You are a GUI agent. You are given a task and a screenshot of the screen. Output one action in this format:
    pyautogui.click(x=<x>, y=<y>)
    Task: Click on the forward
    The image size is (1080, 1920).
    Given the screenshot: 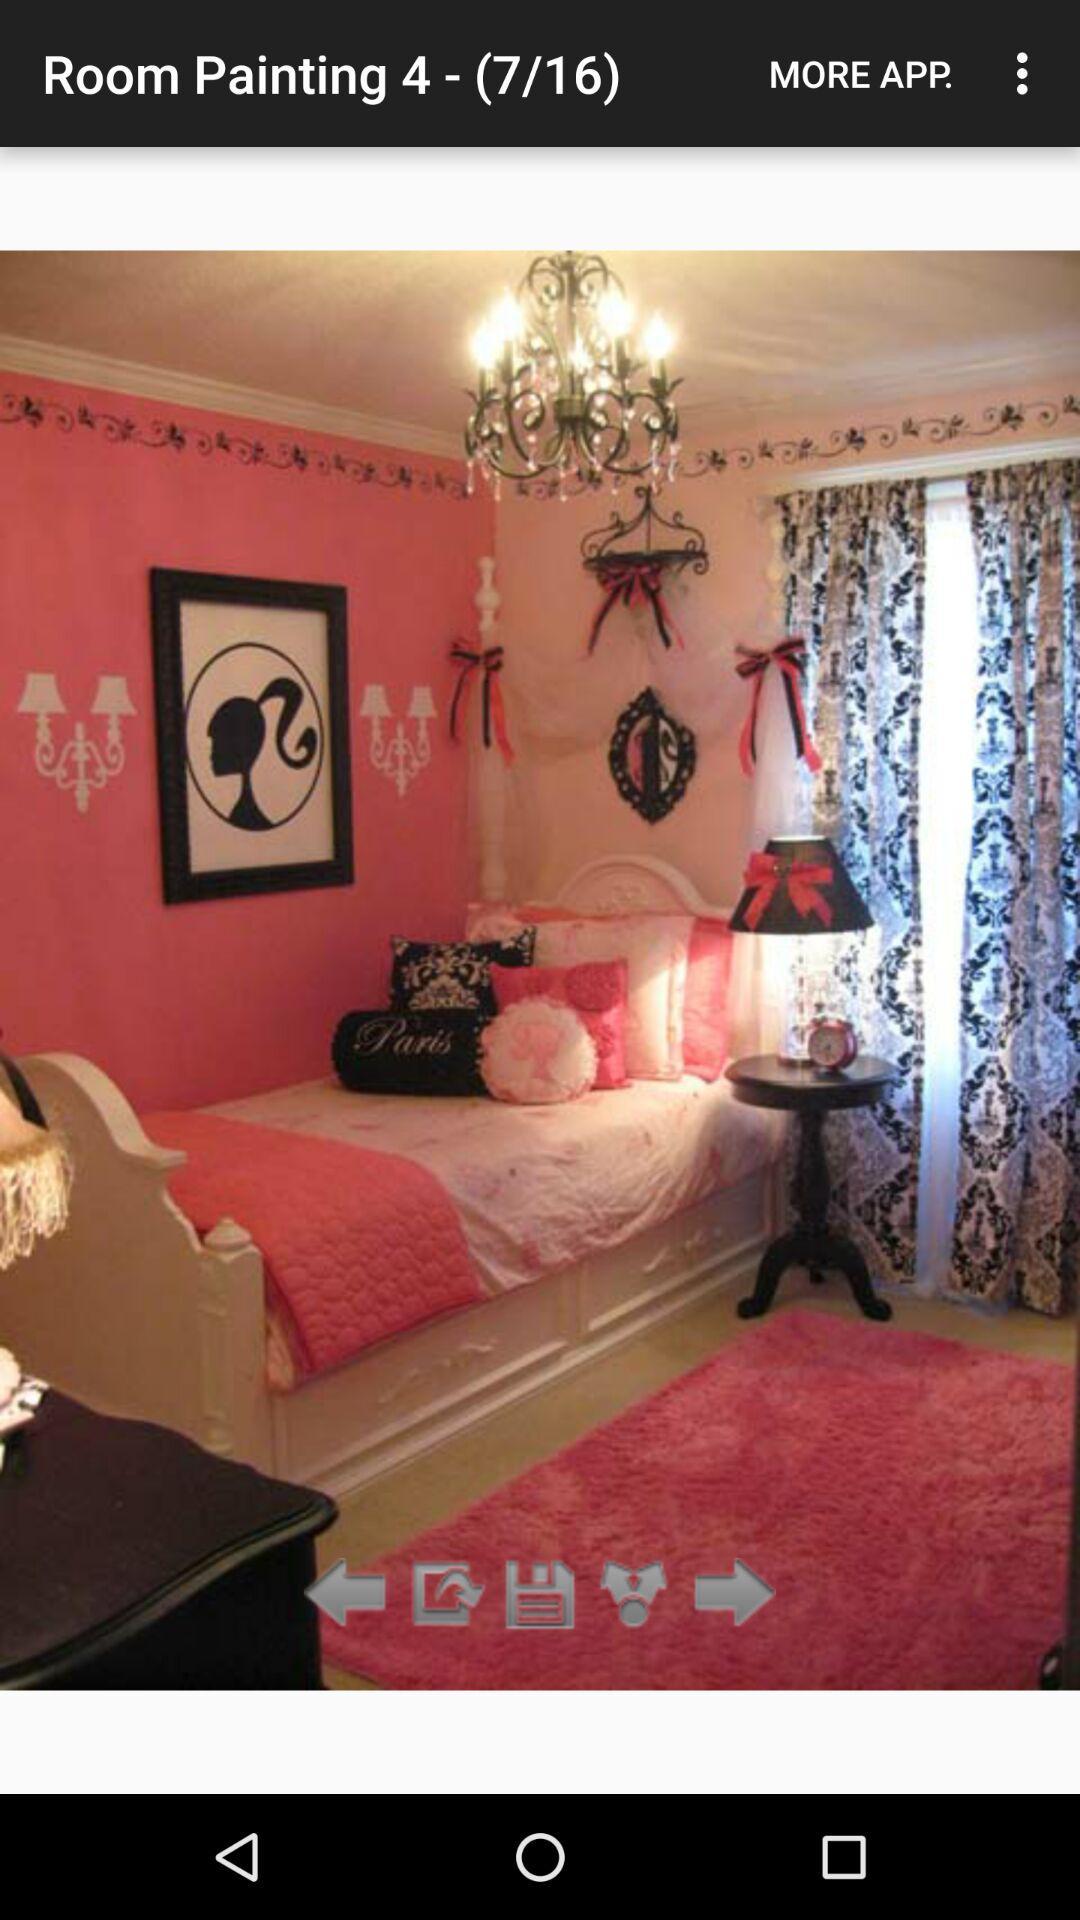 What is the action you would take?
    pyautogui.click(x=444, y=1593)
    